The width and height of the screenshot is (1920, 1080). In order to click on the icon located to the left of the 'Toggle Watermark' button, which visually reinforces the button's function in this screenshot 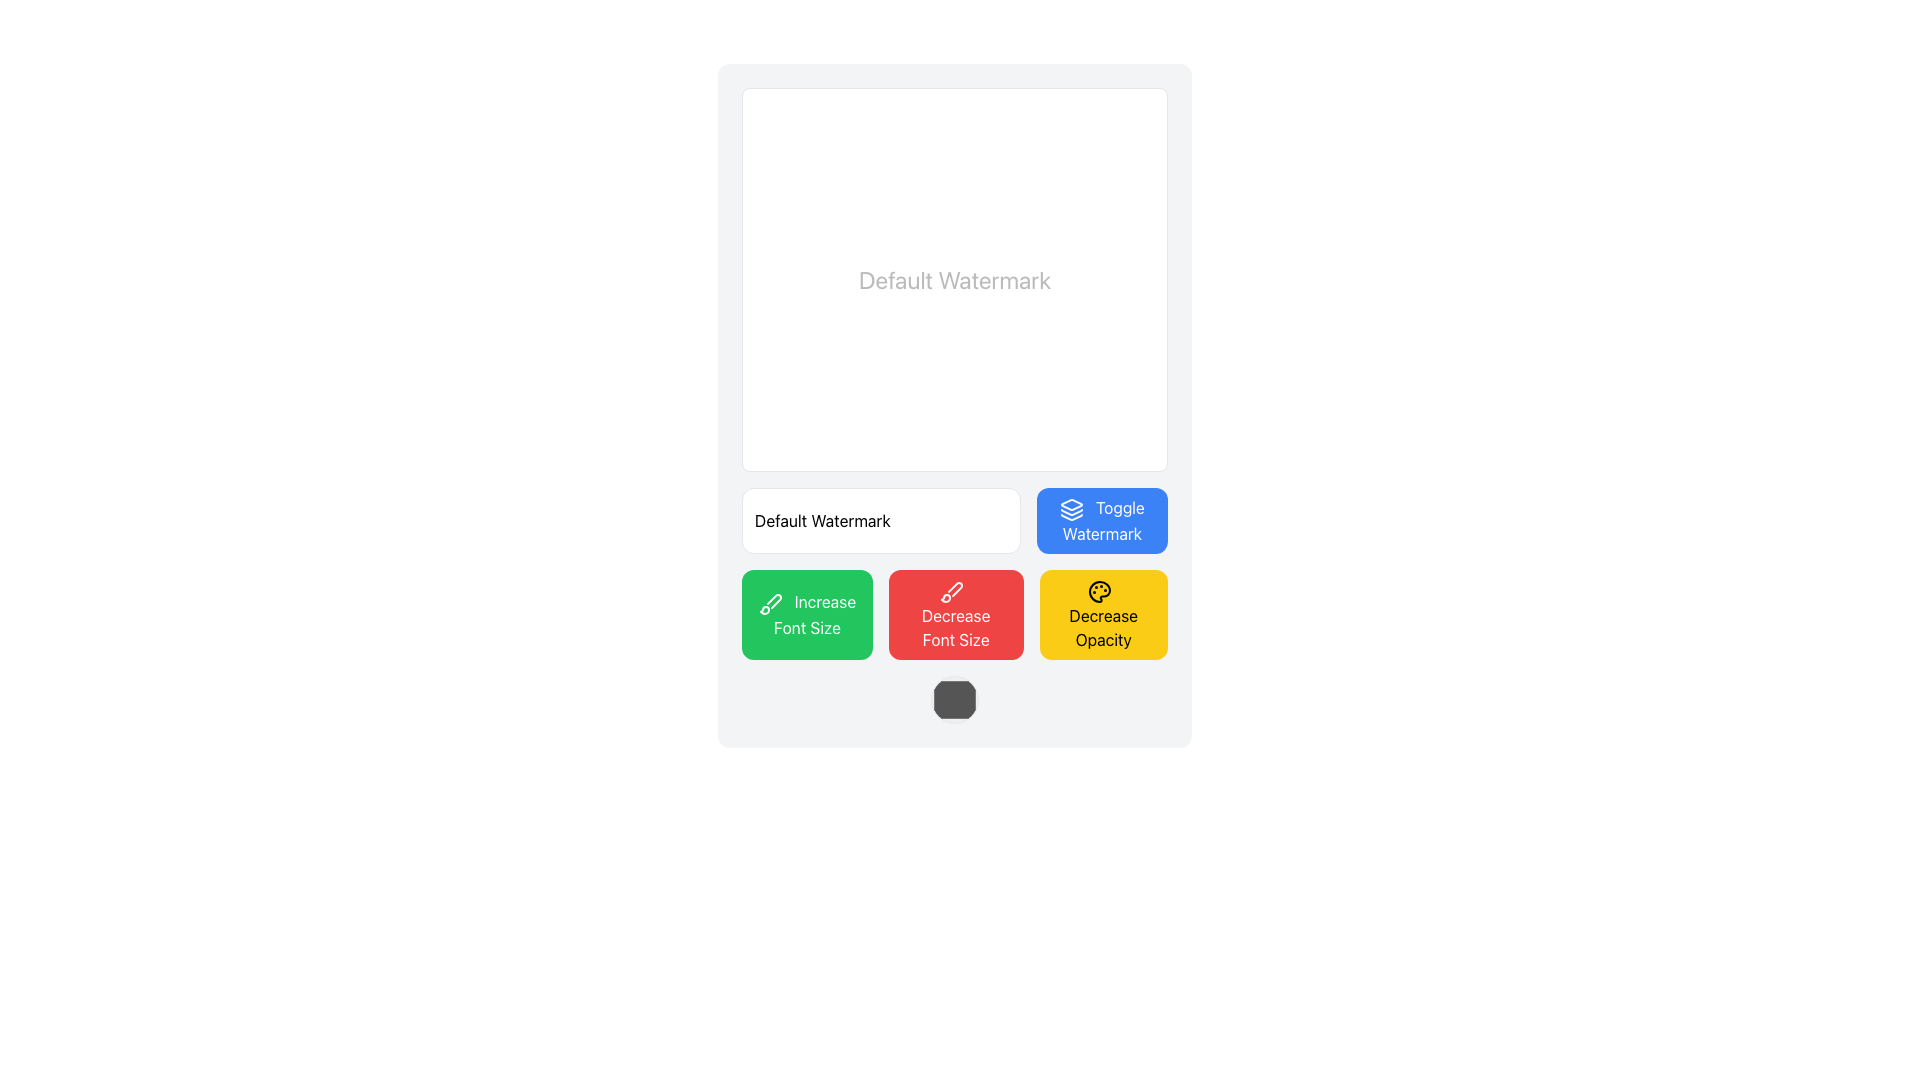, I will do `click(1070, 508)`.